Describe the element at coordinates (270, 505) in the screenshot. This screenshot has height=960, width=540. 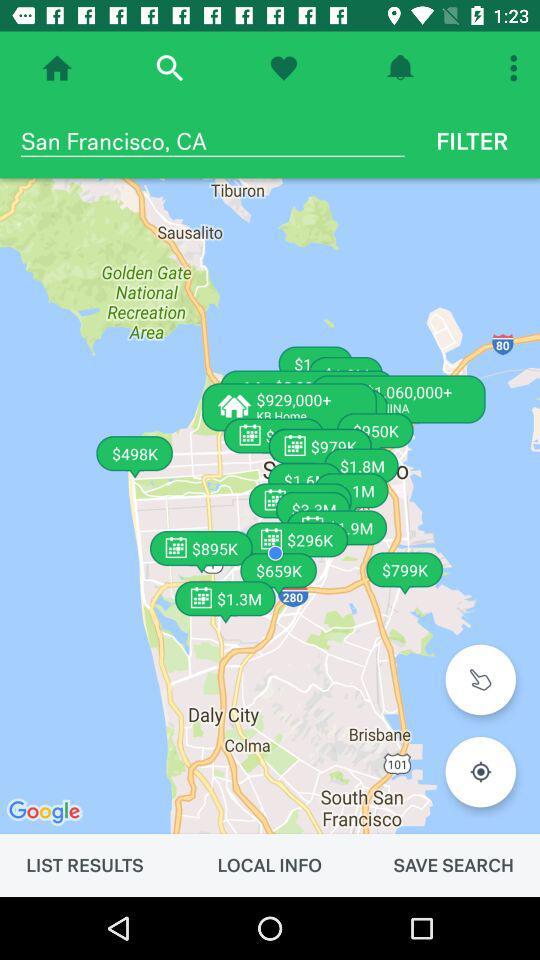
I see `item below the filter item` at that location.